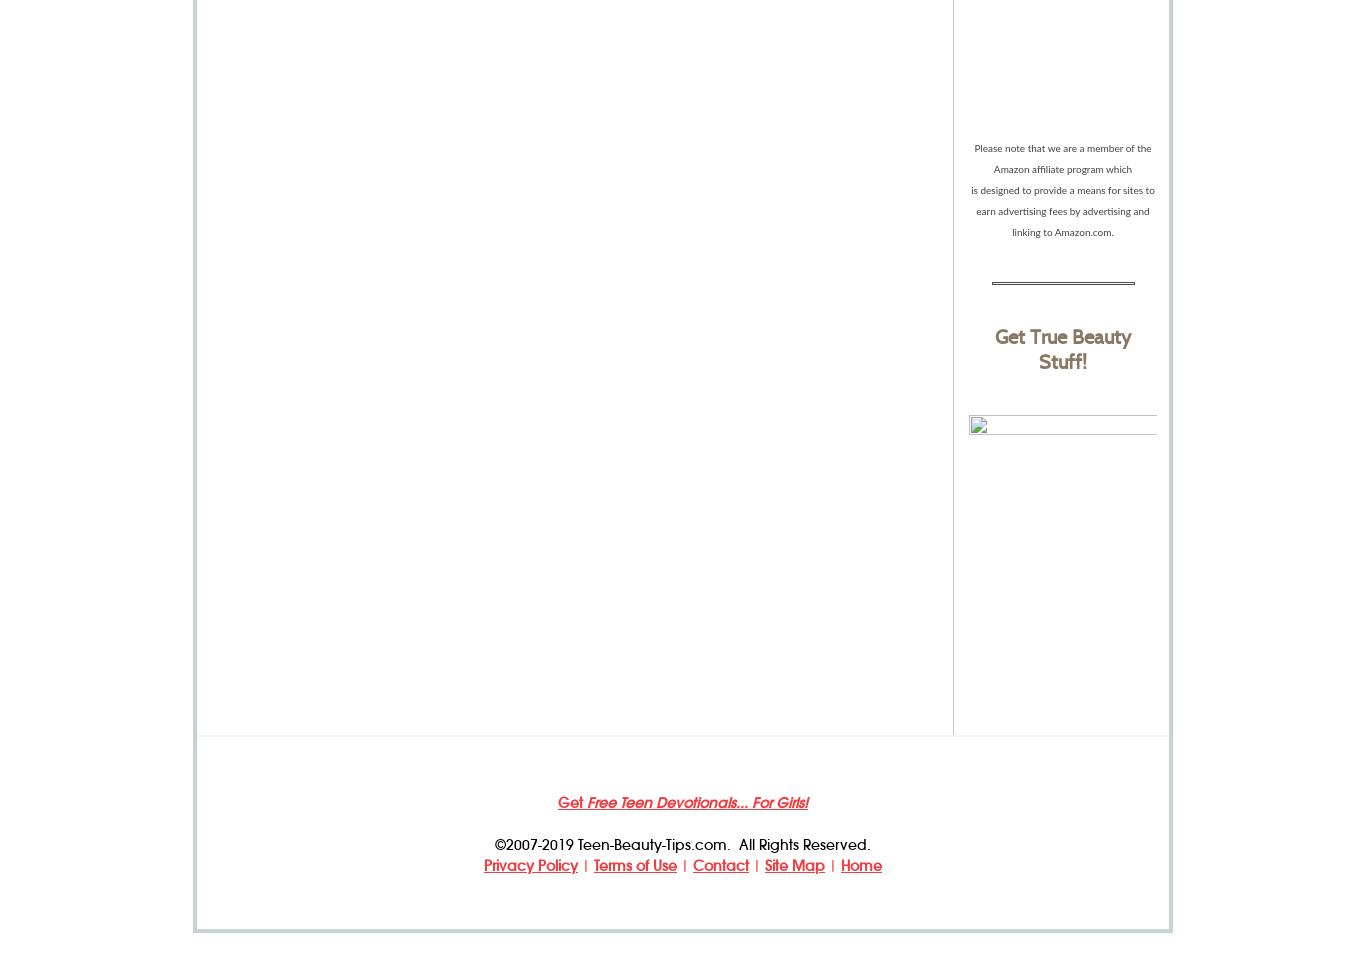  I want to click on 'Please note that we are a member of the Amazon affiliate program which is', so click(1059, 168).